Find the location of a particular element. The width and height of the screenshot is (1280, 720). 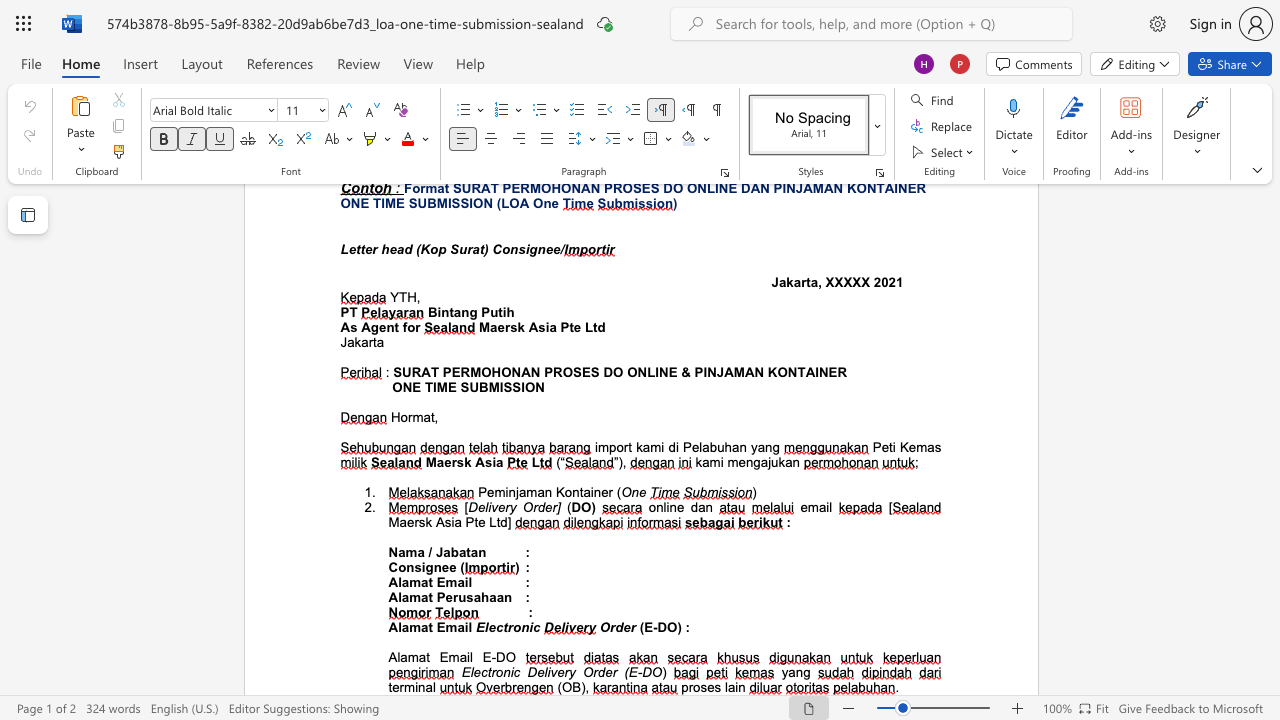

the subset text "roses" within the text "proses lain" is located at coordinates (688, 686).